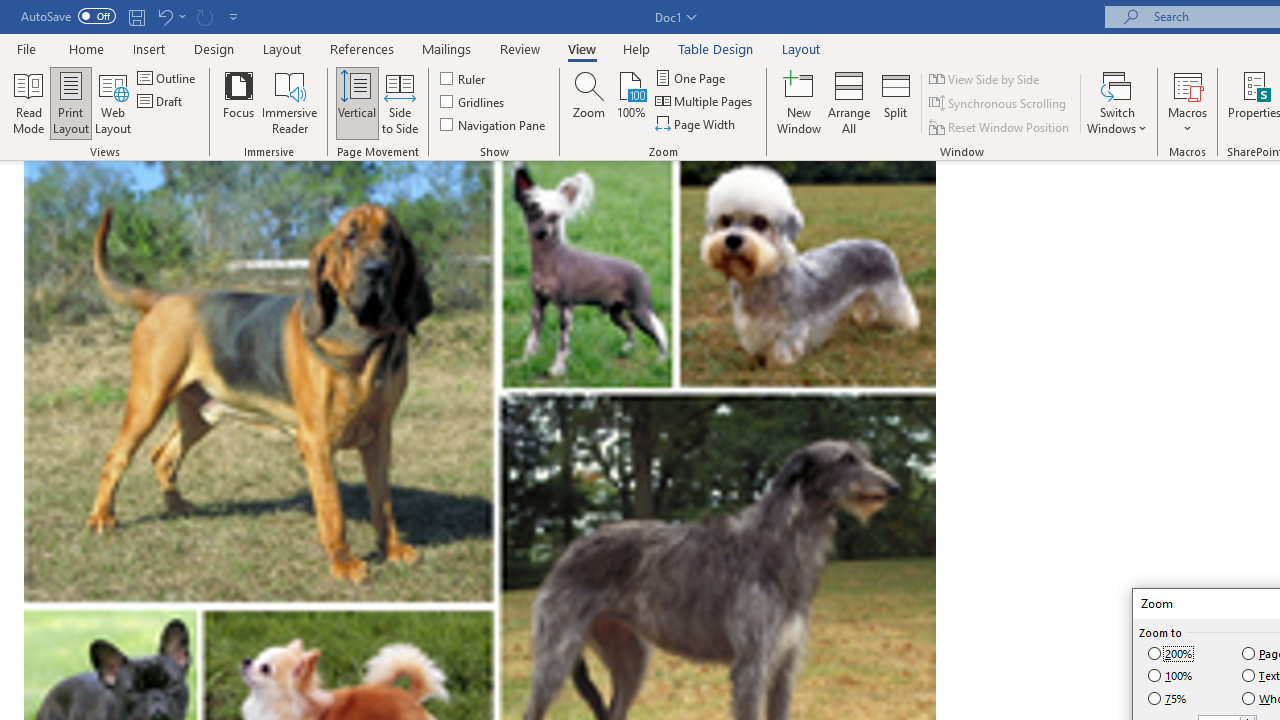 The image size is (1280, 720). I want to click on 'Macros', so click(1187, 103).